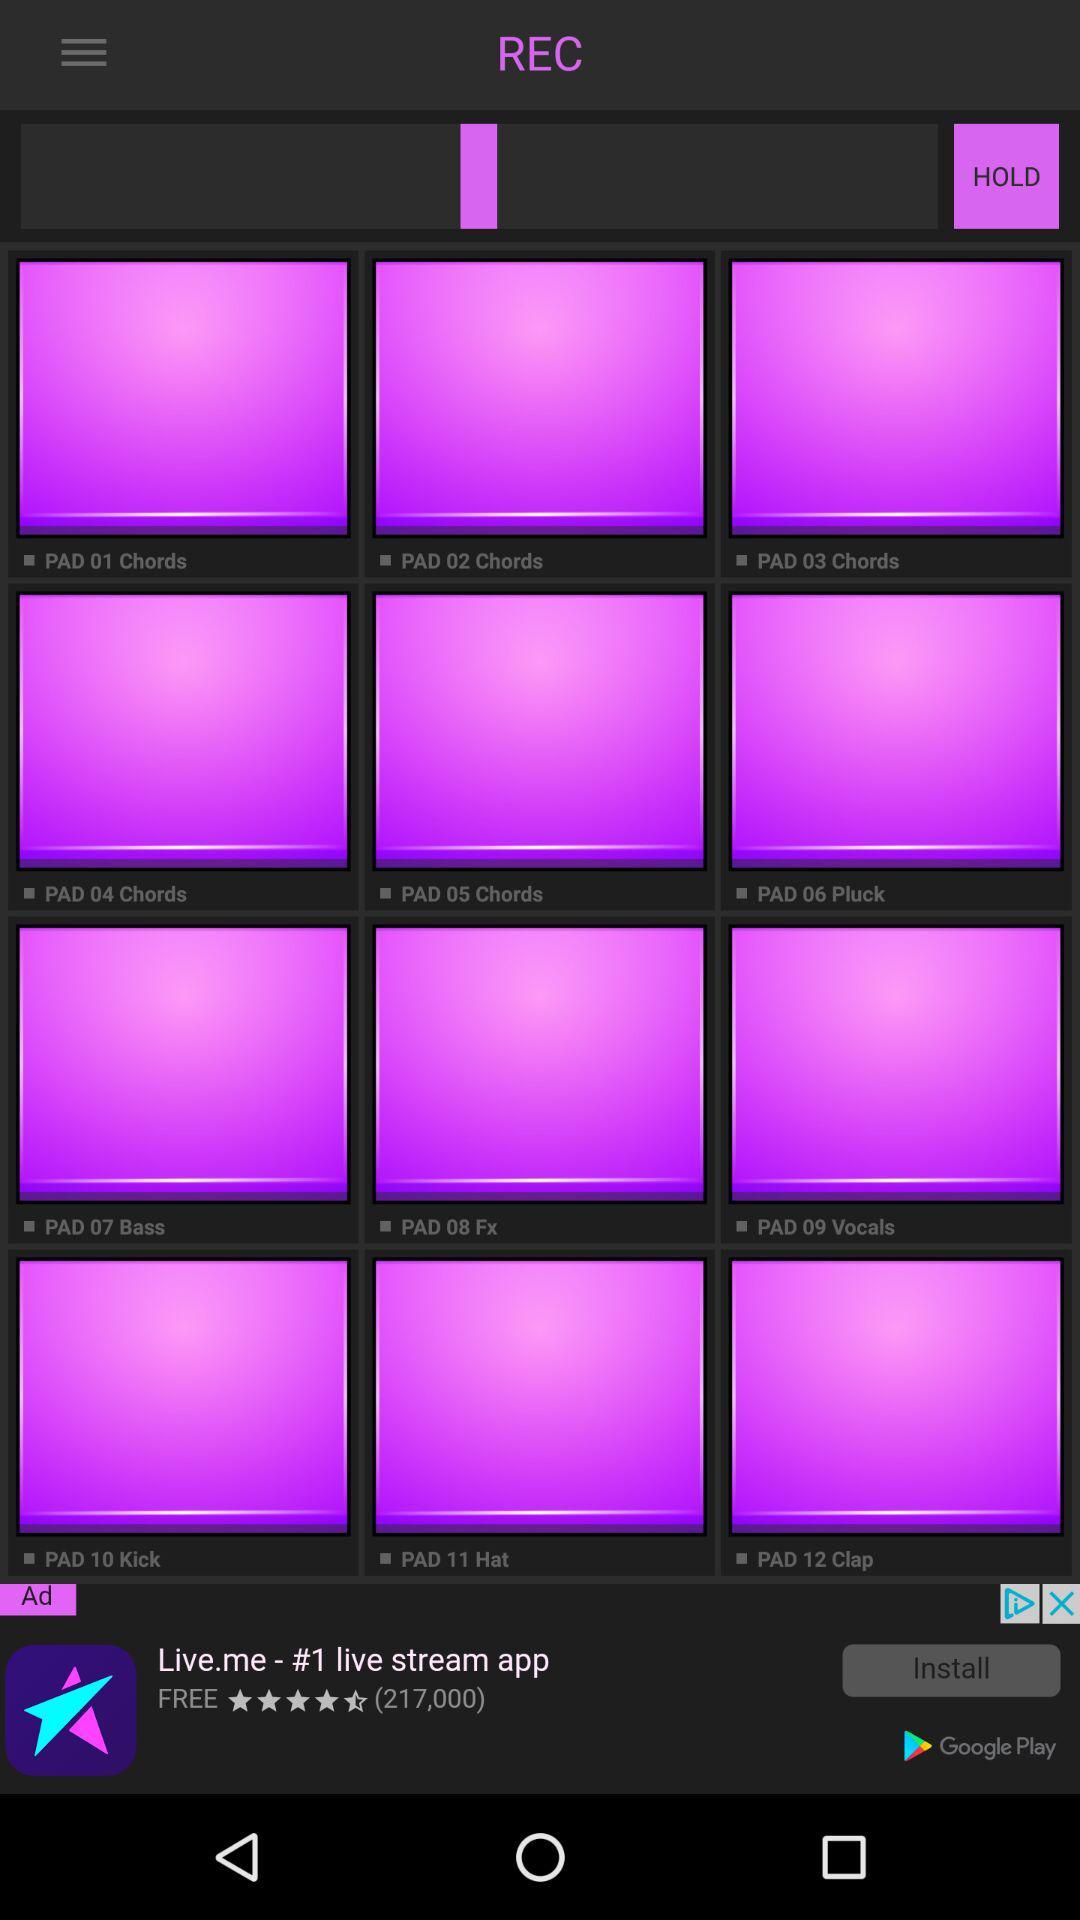  Describe the element at coordinates (1006, 176) in the screenshot. I see `hold button` at that location.